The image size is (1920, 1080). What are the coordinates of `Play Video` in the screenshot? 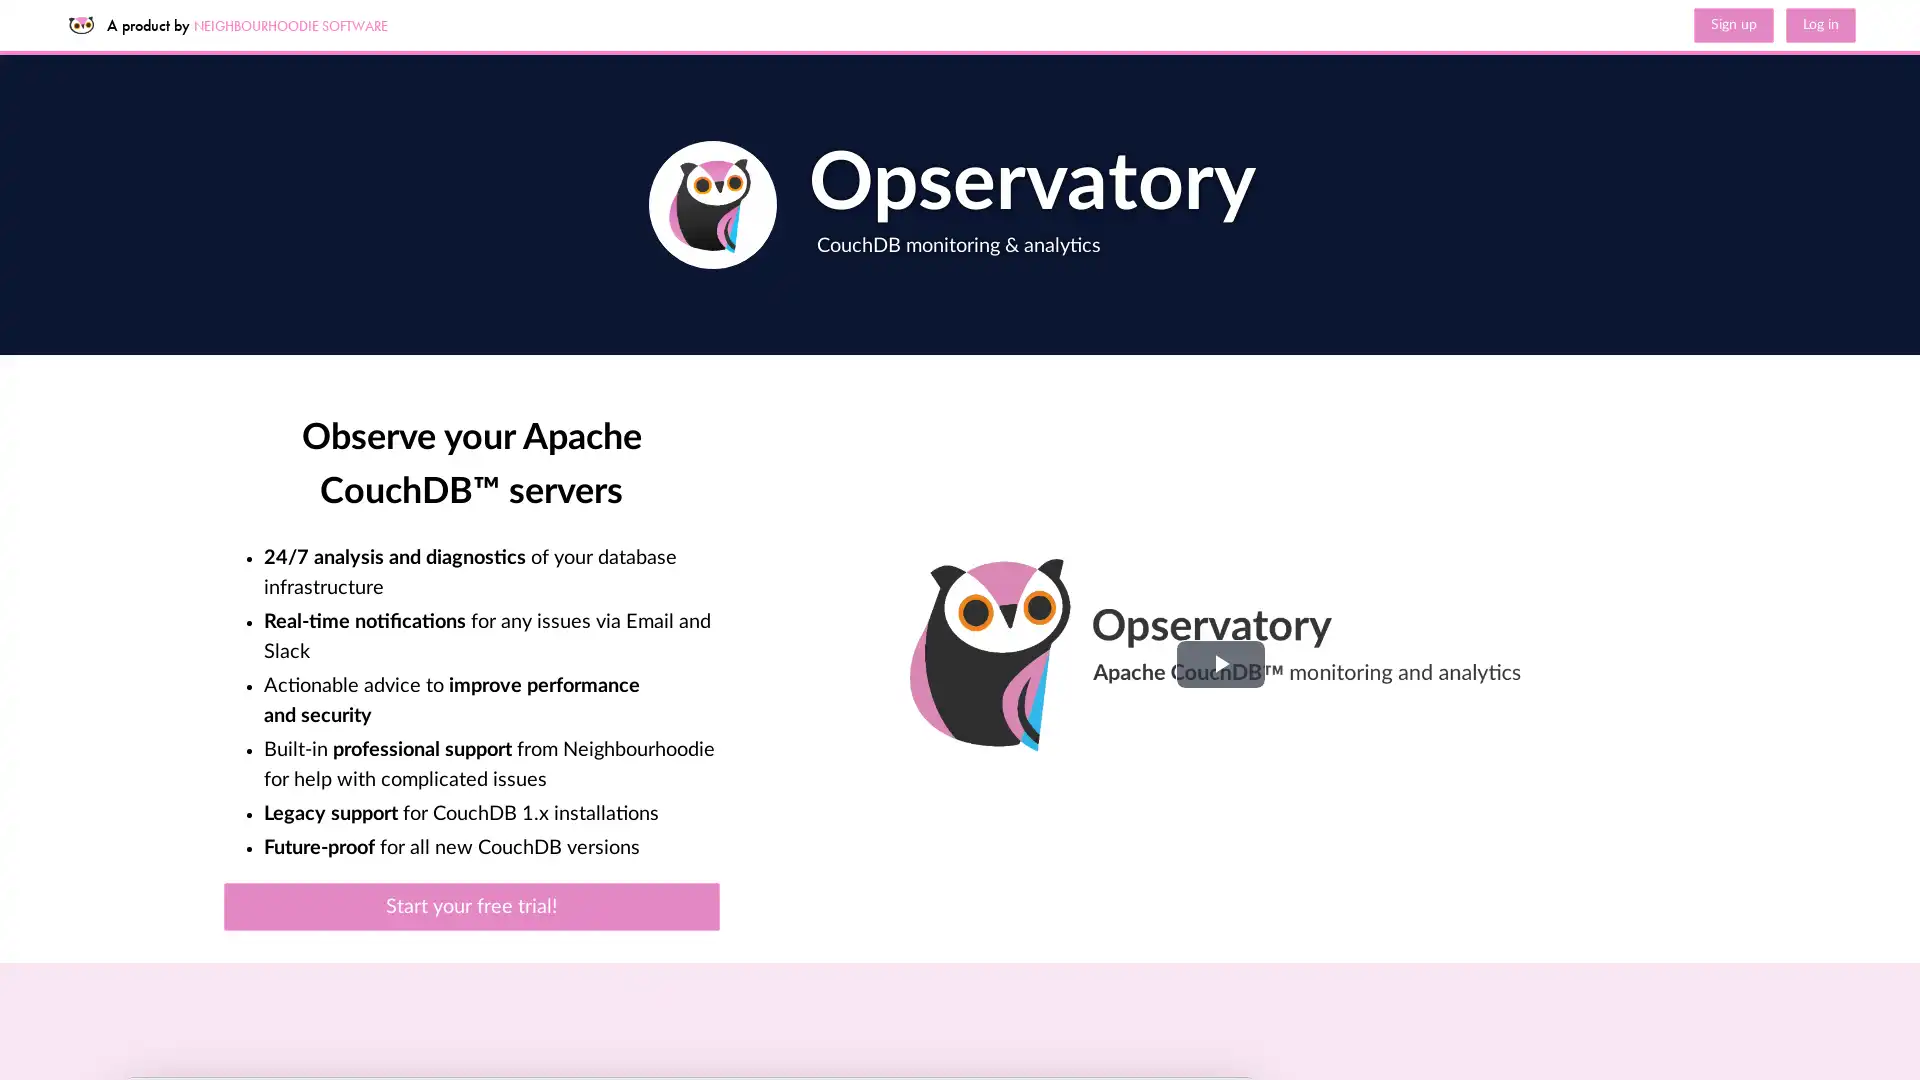 It's located at (1218, 663).